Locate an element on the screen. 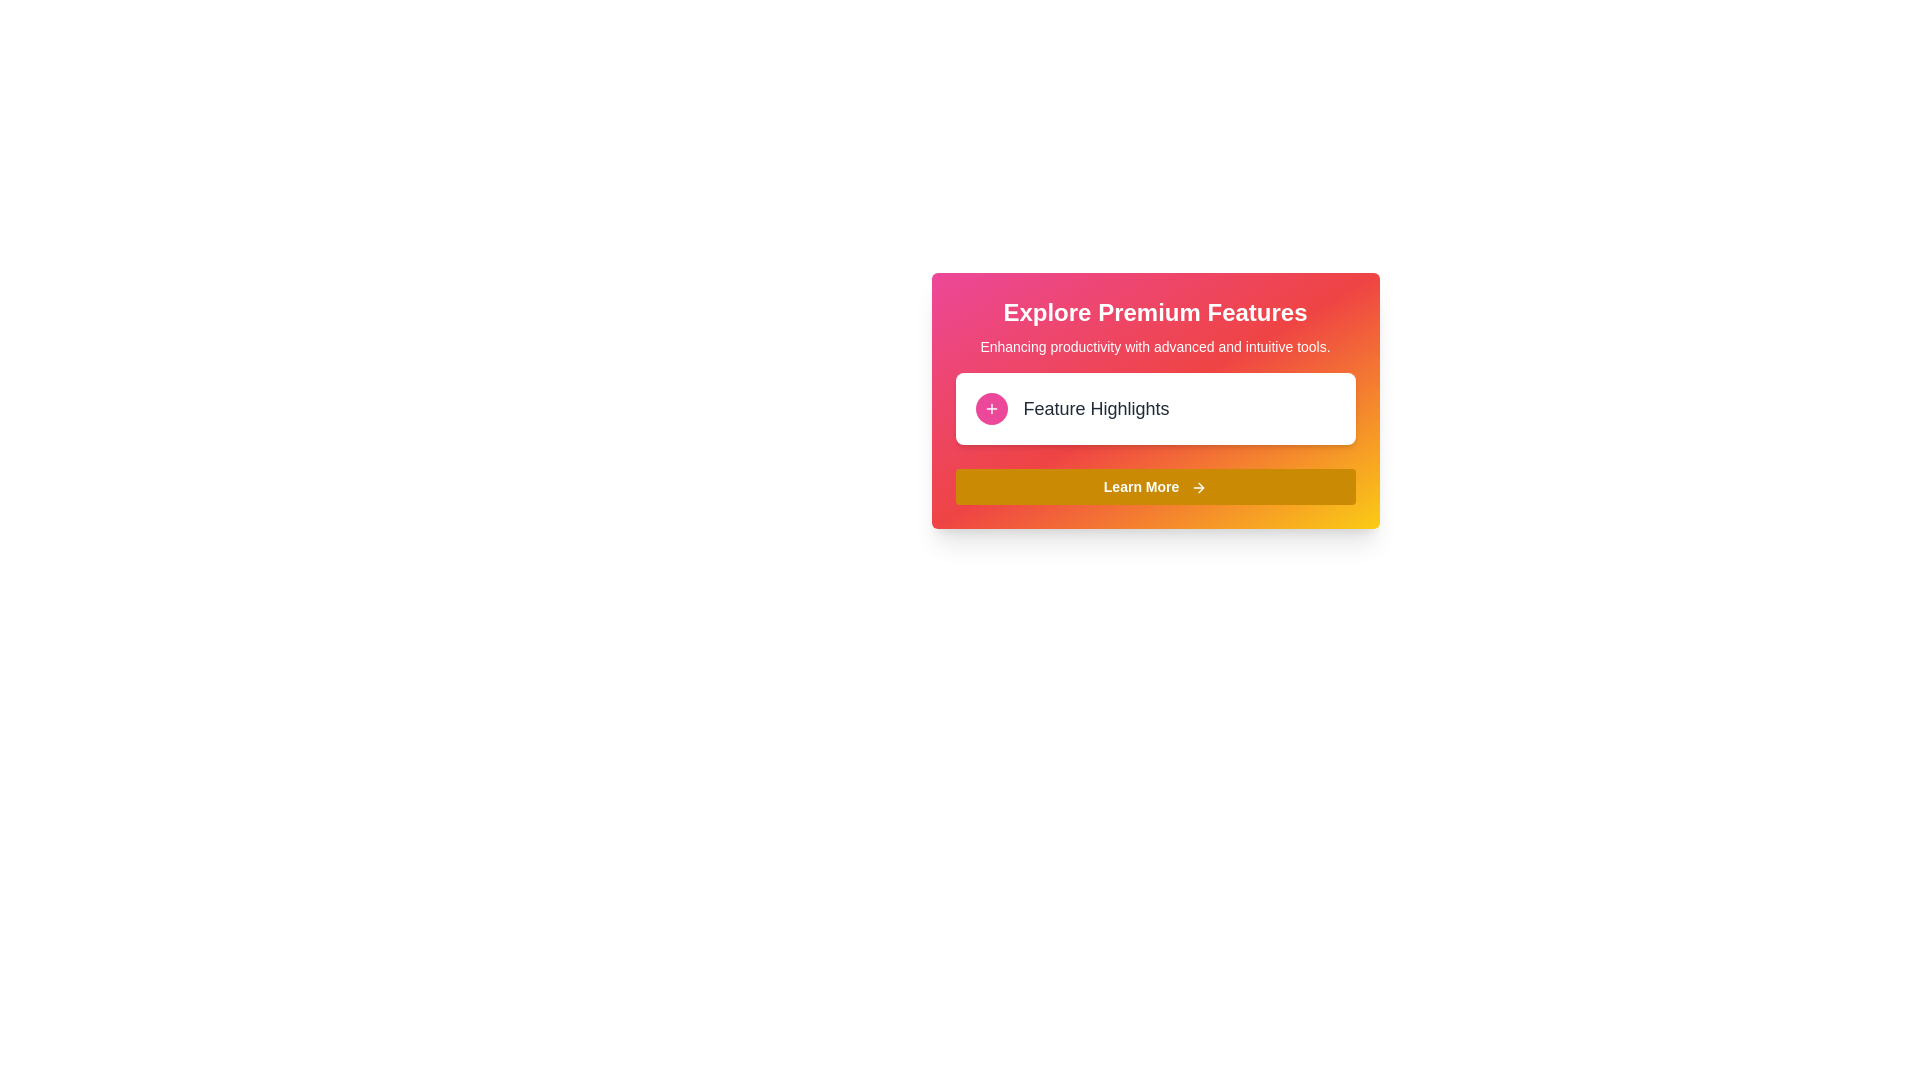  the list item with an icon and label that represents a feature section in the premium functionality overview, located below the 'Explore Premium Features' title is located at coordinates (1155, 407).